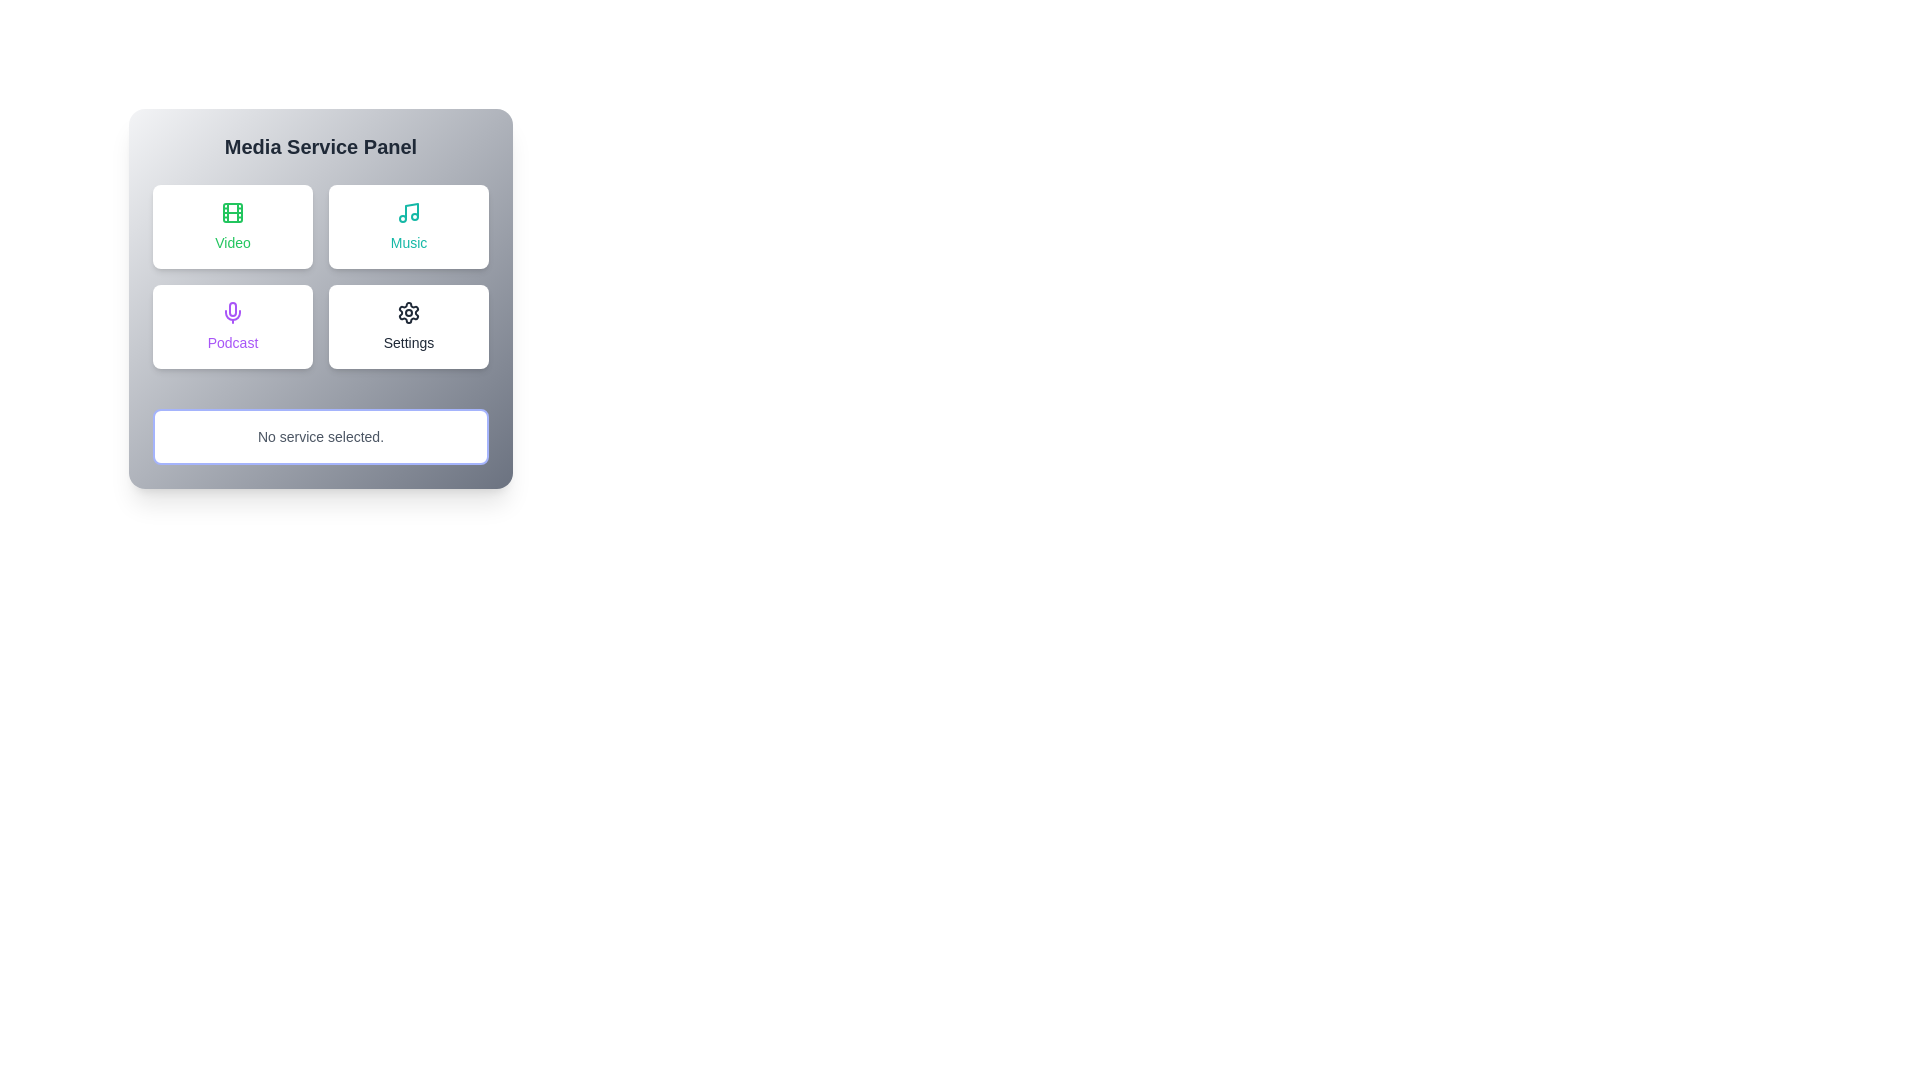  I want to click on the music icon represented as a stylized musical note within a teal square button in the top-right section of the 2x2 grid of service options, so click(407, 212).